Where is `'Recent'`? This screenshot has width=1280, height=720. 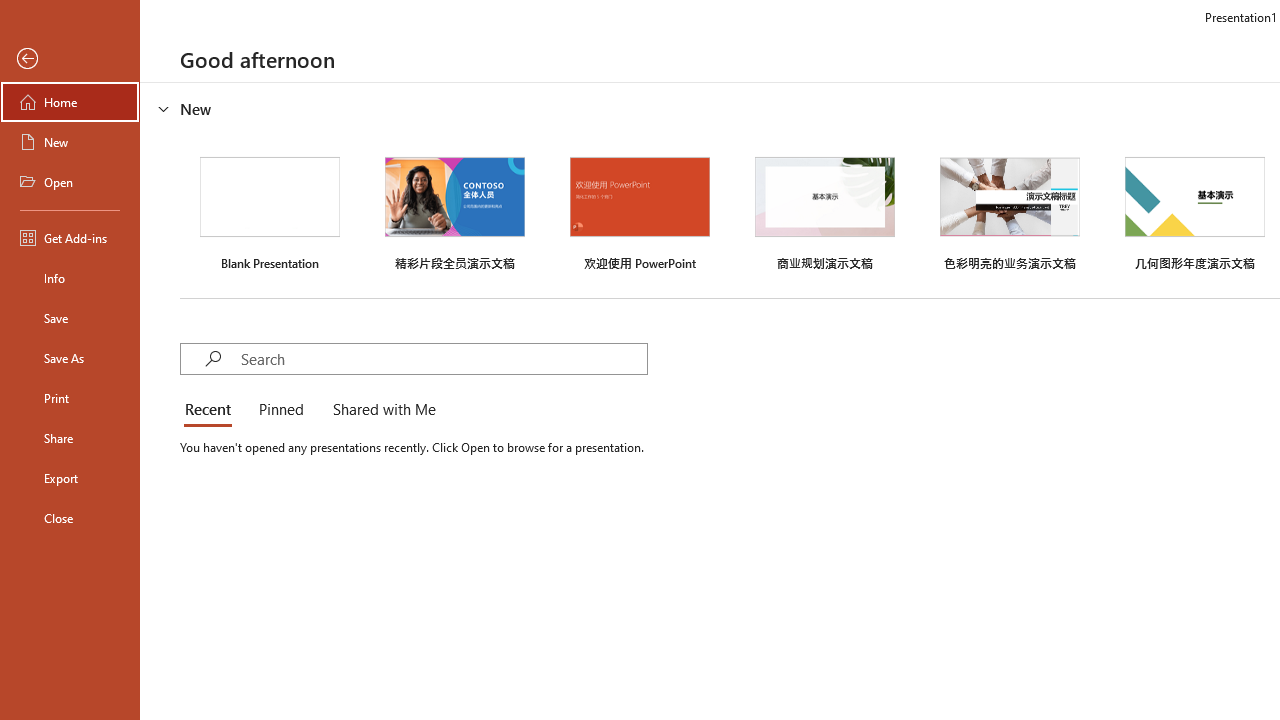 'Recent' is located at coordinates (212, 410).